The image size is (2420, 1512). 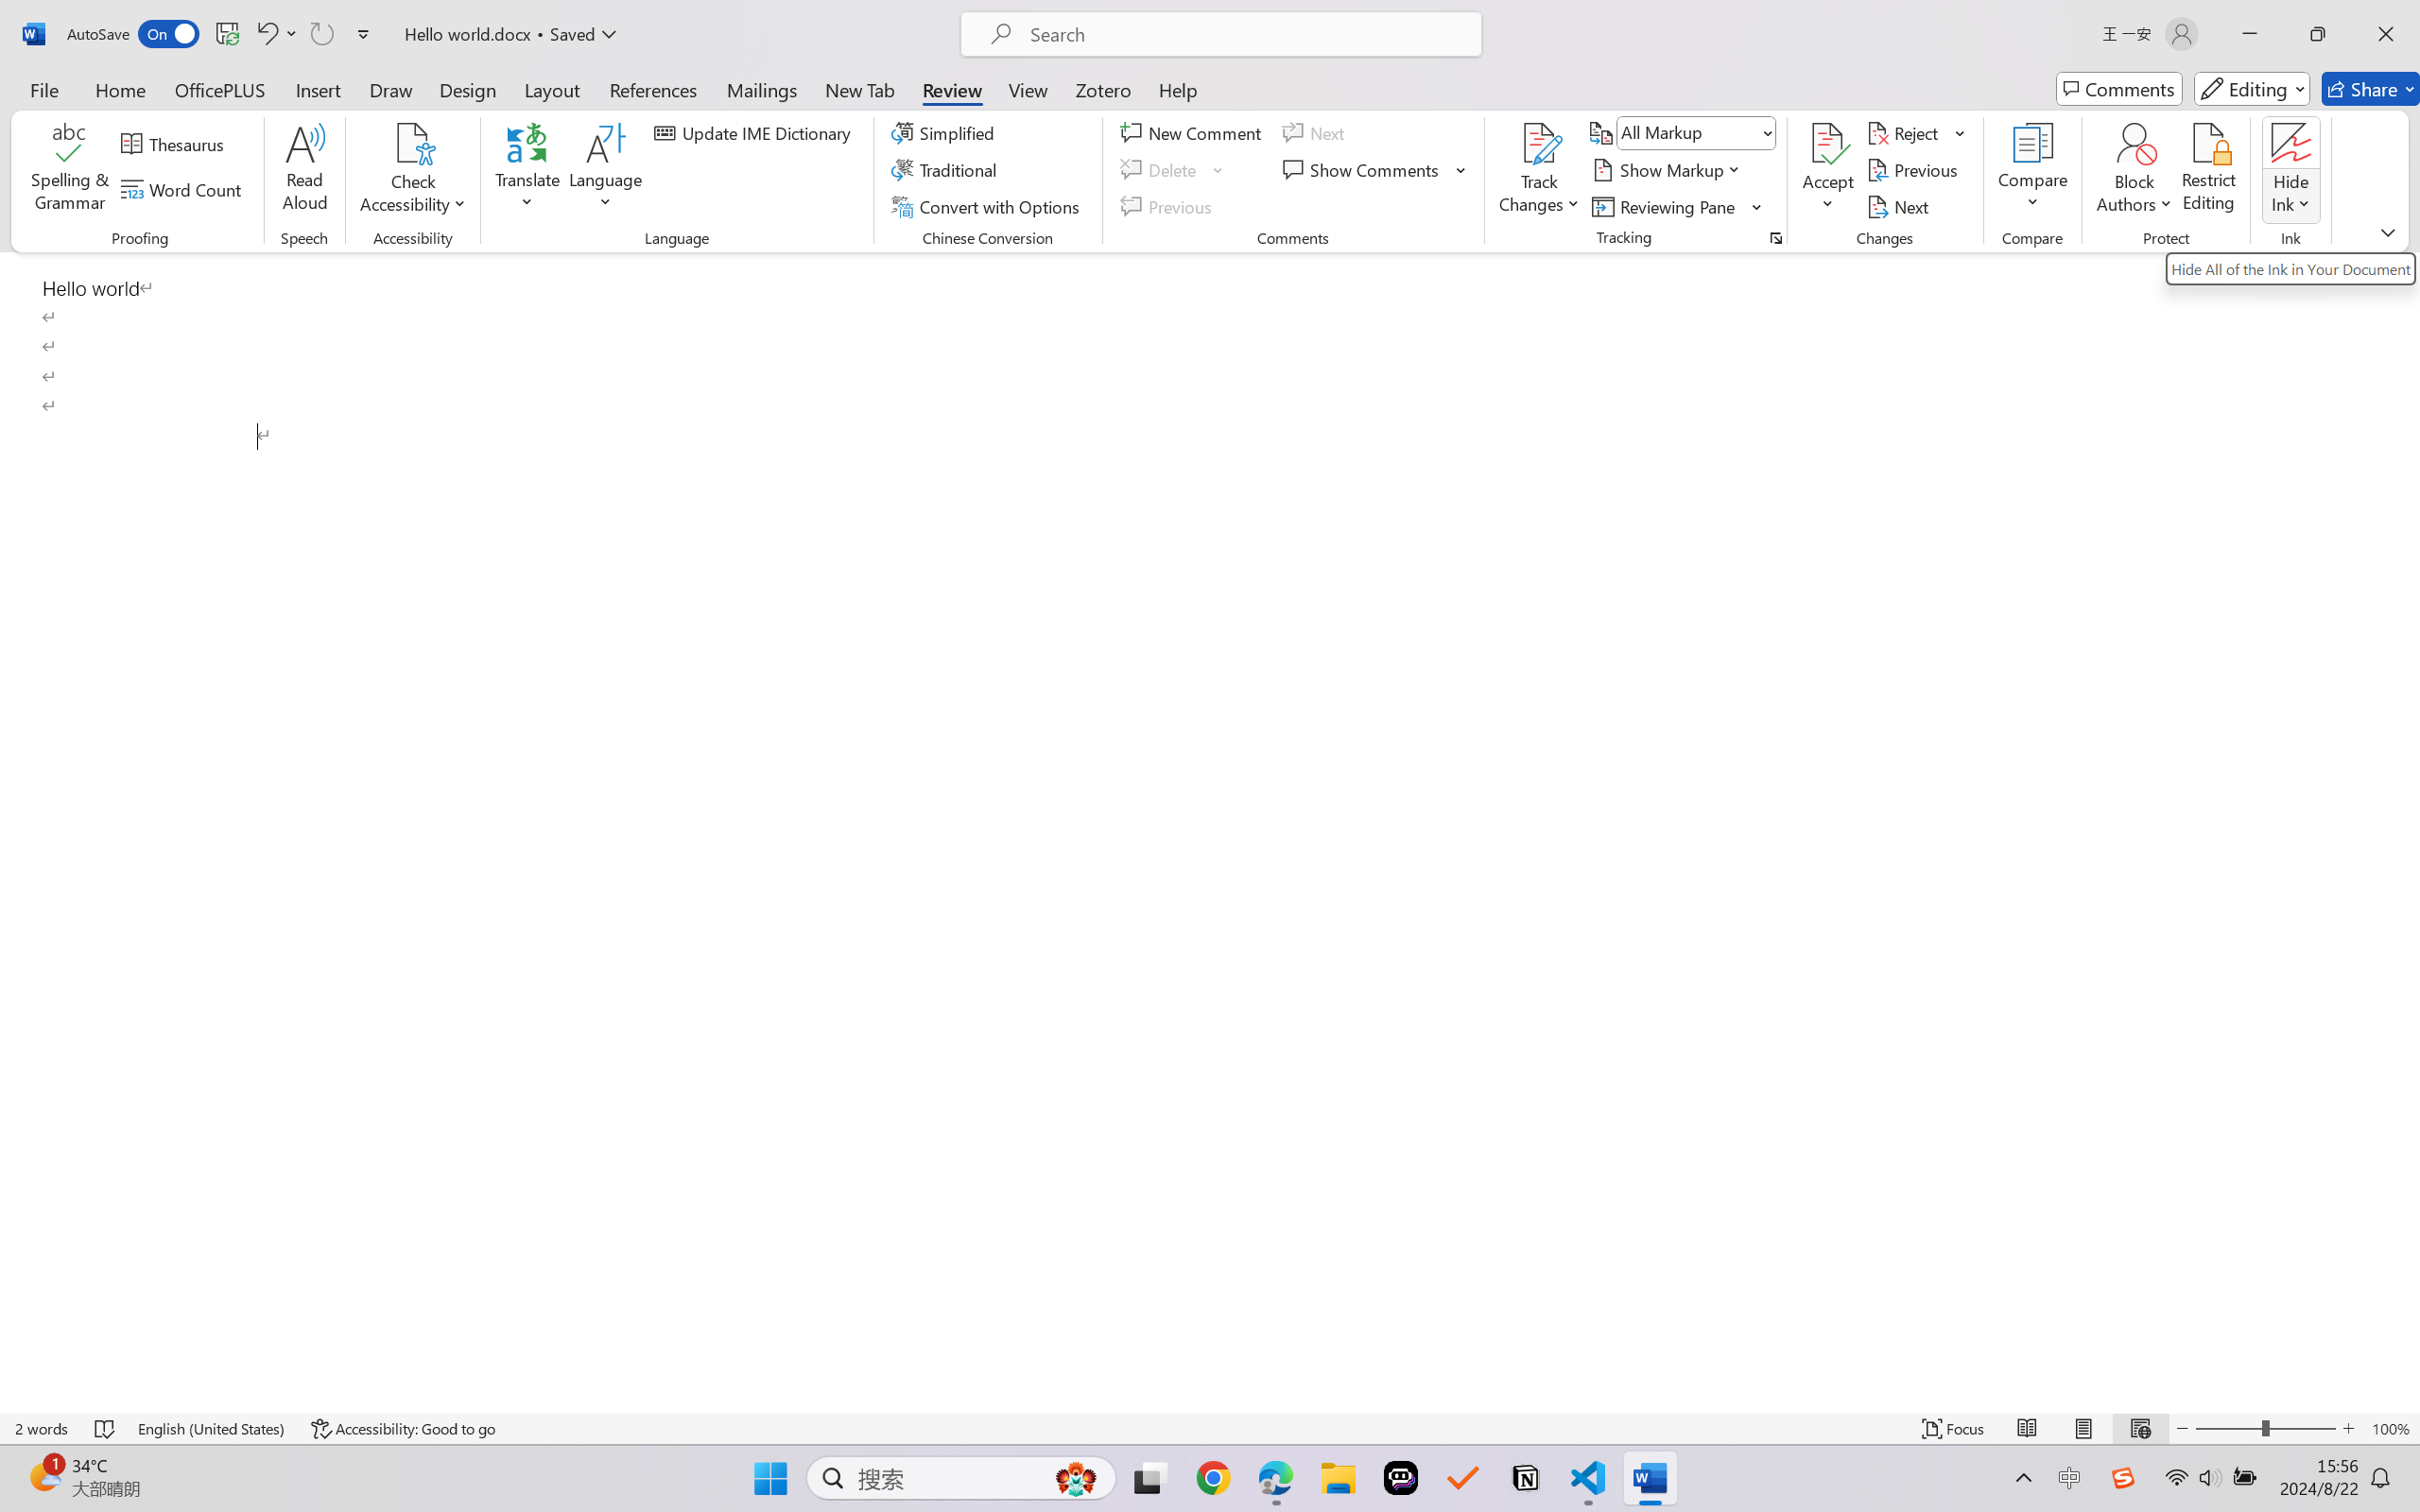 I want to click on 'Traditional', so click(x=946, y=170).